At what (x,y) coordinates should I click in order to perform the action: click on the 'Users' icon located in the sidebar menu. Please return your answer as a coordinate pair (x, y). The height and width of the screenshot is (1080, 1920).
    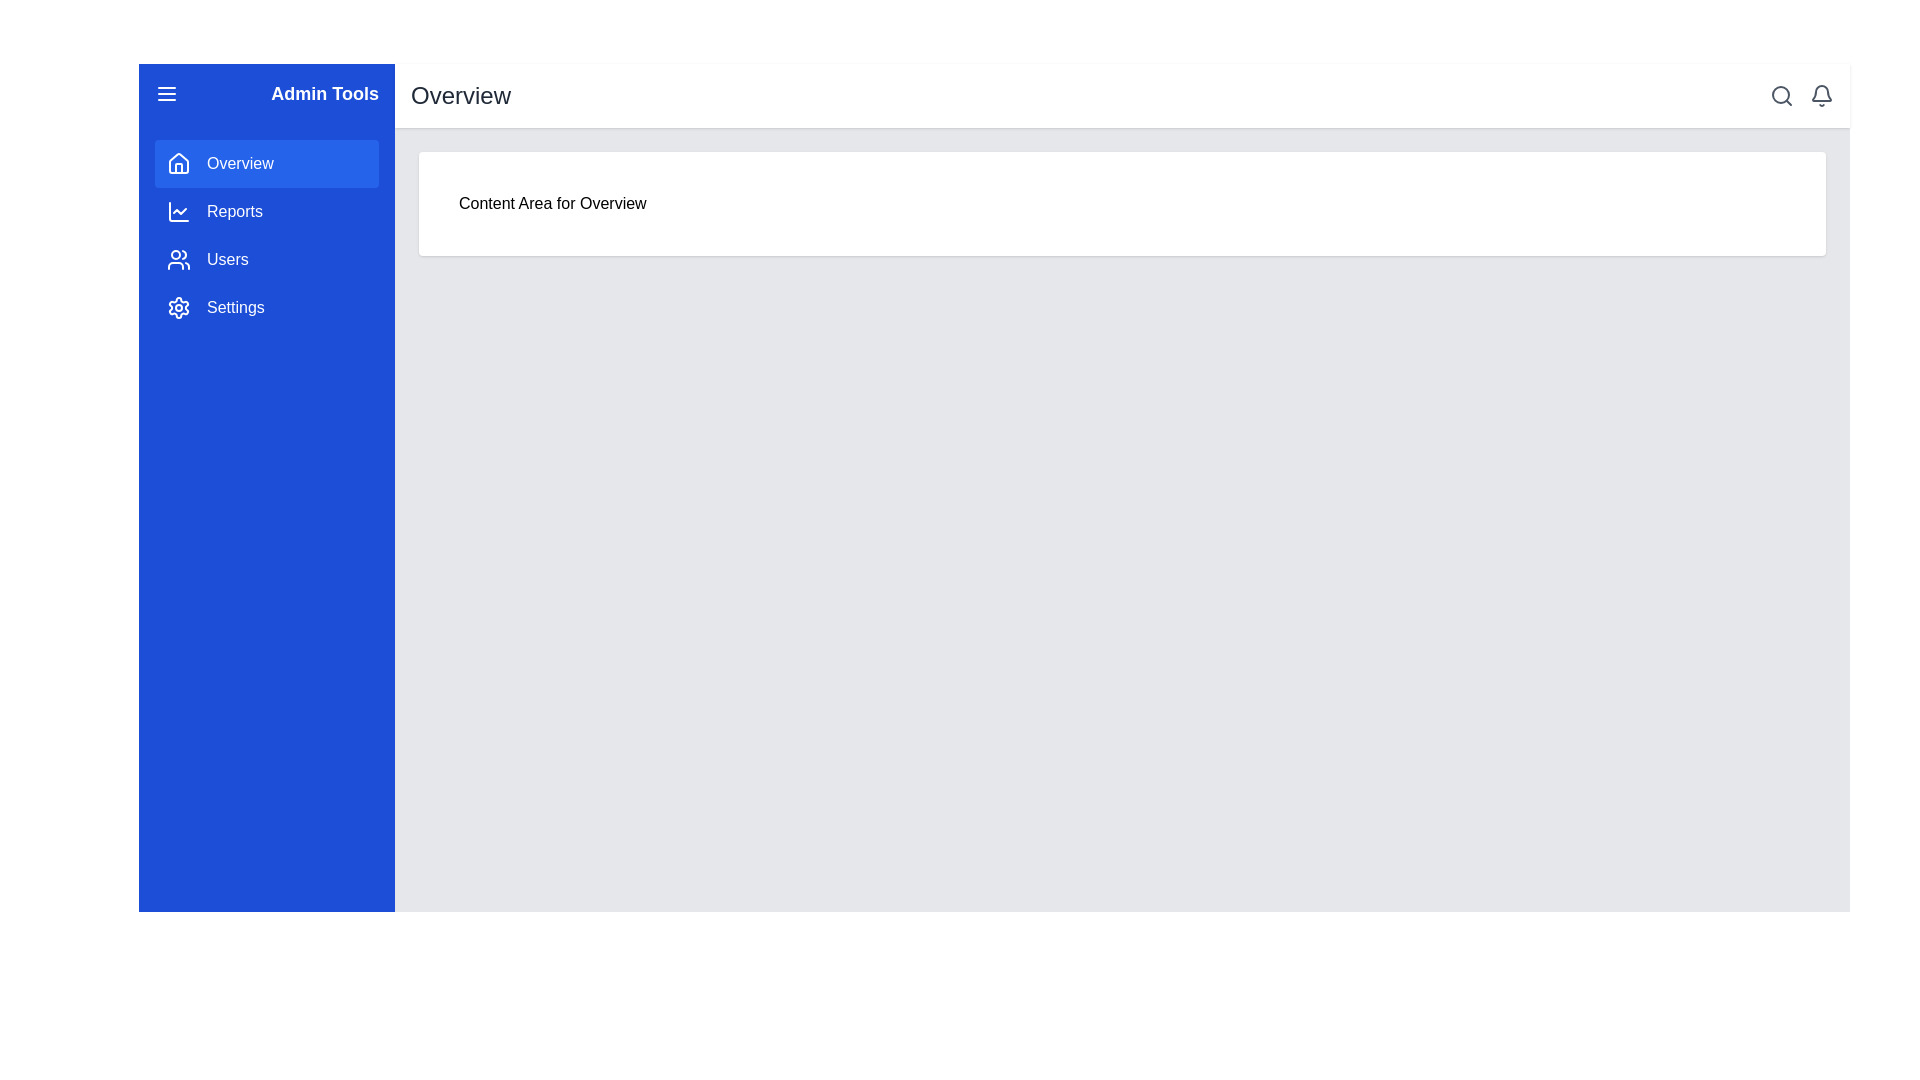
    Looking at the image, I should click on (178, 258).